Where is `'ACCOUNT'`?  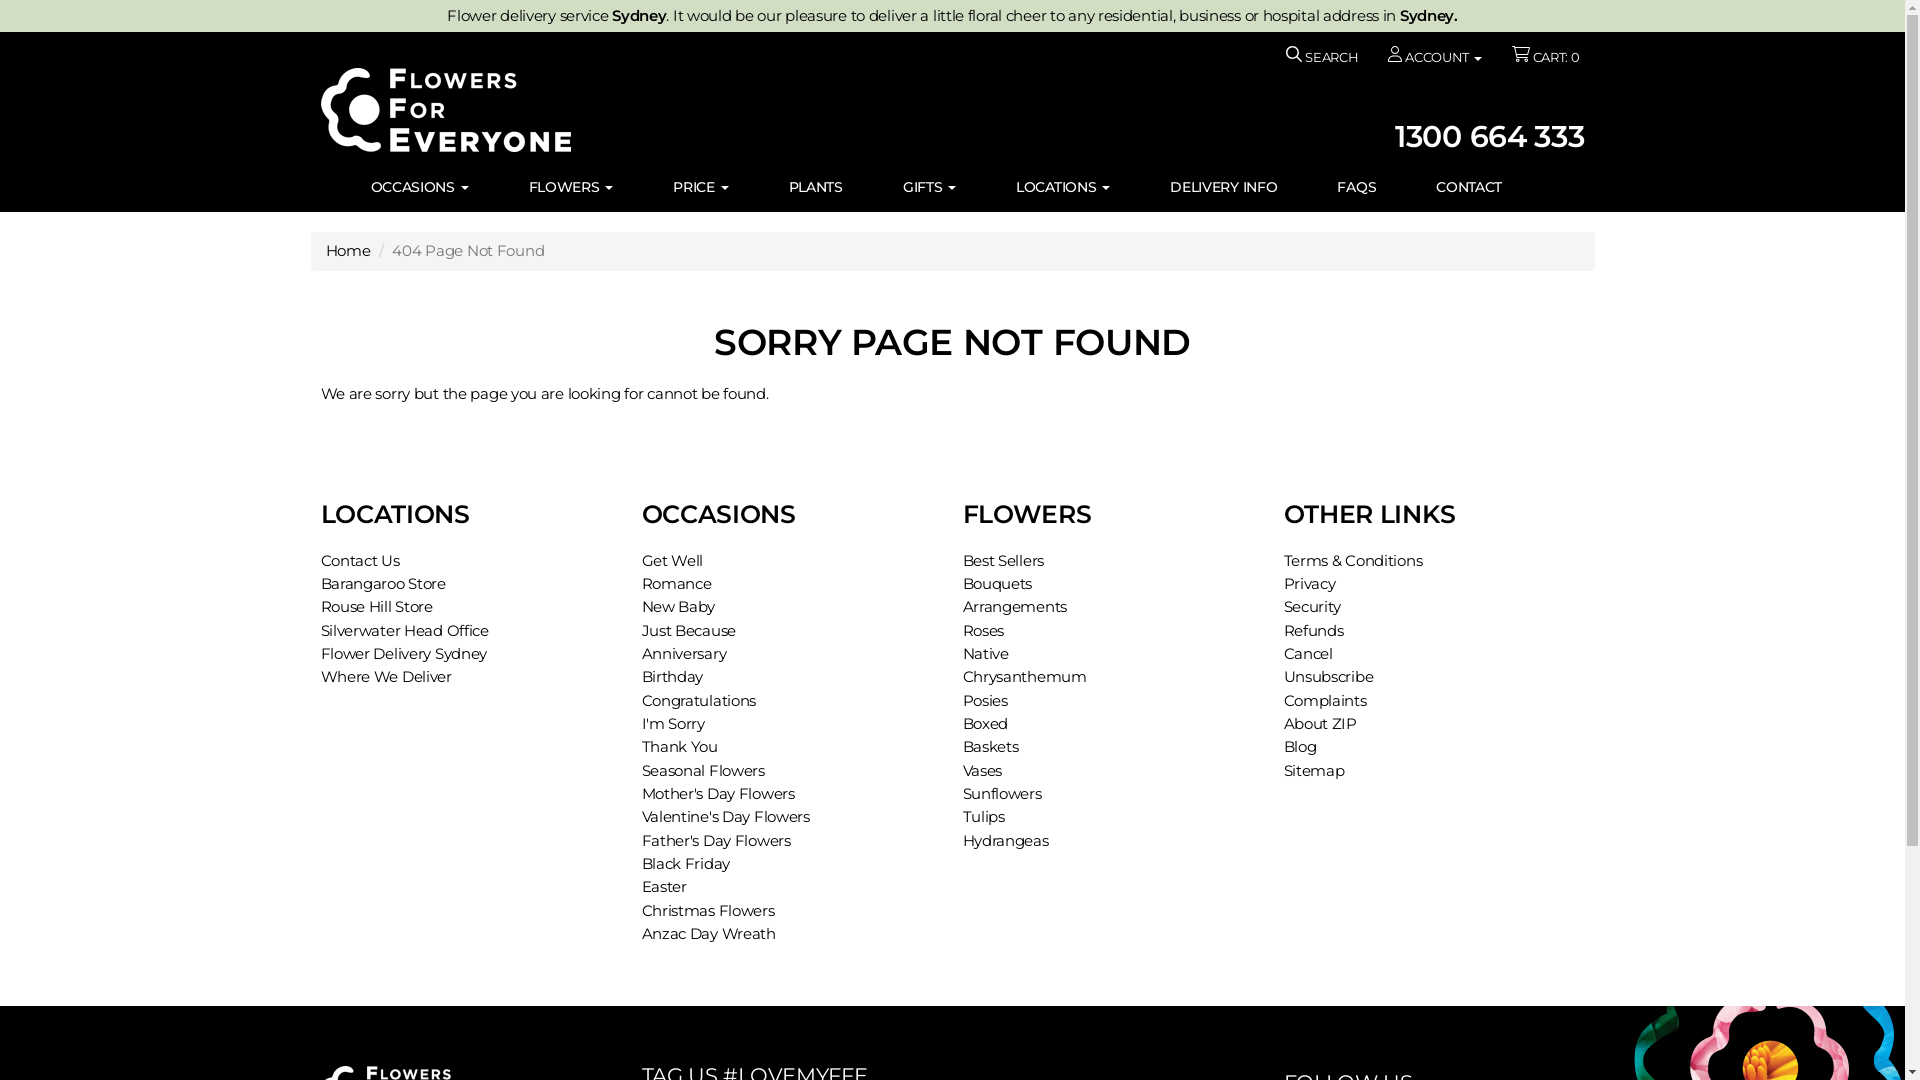 'ACCOUNT' is located at coordinates (1433, 56).